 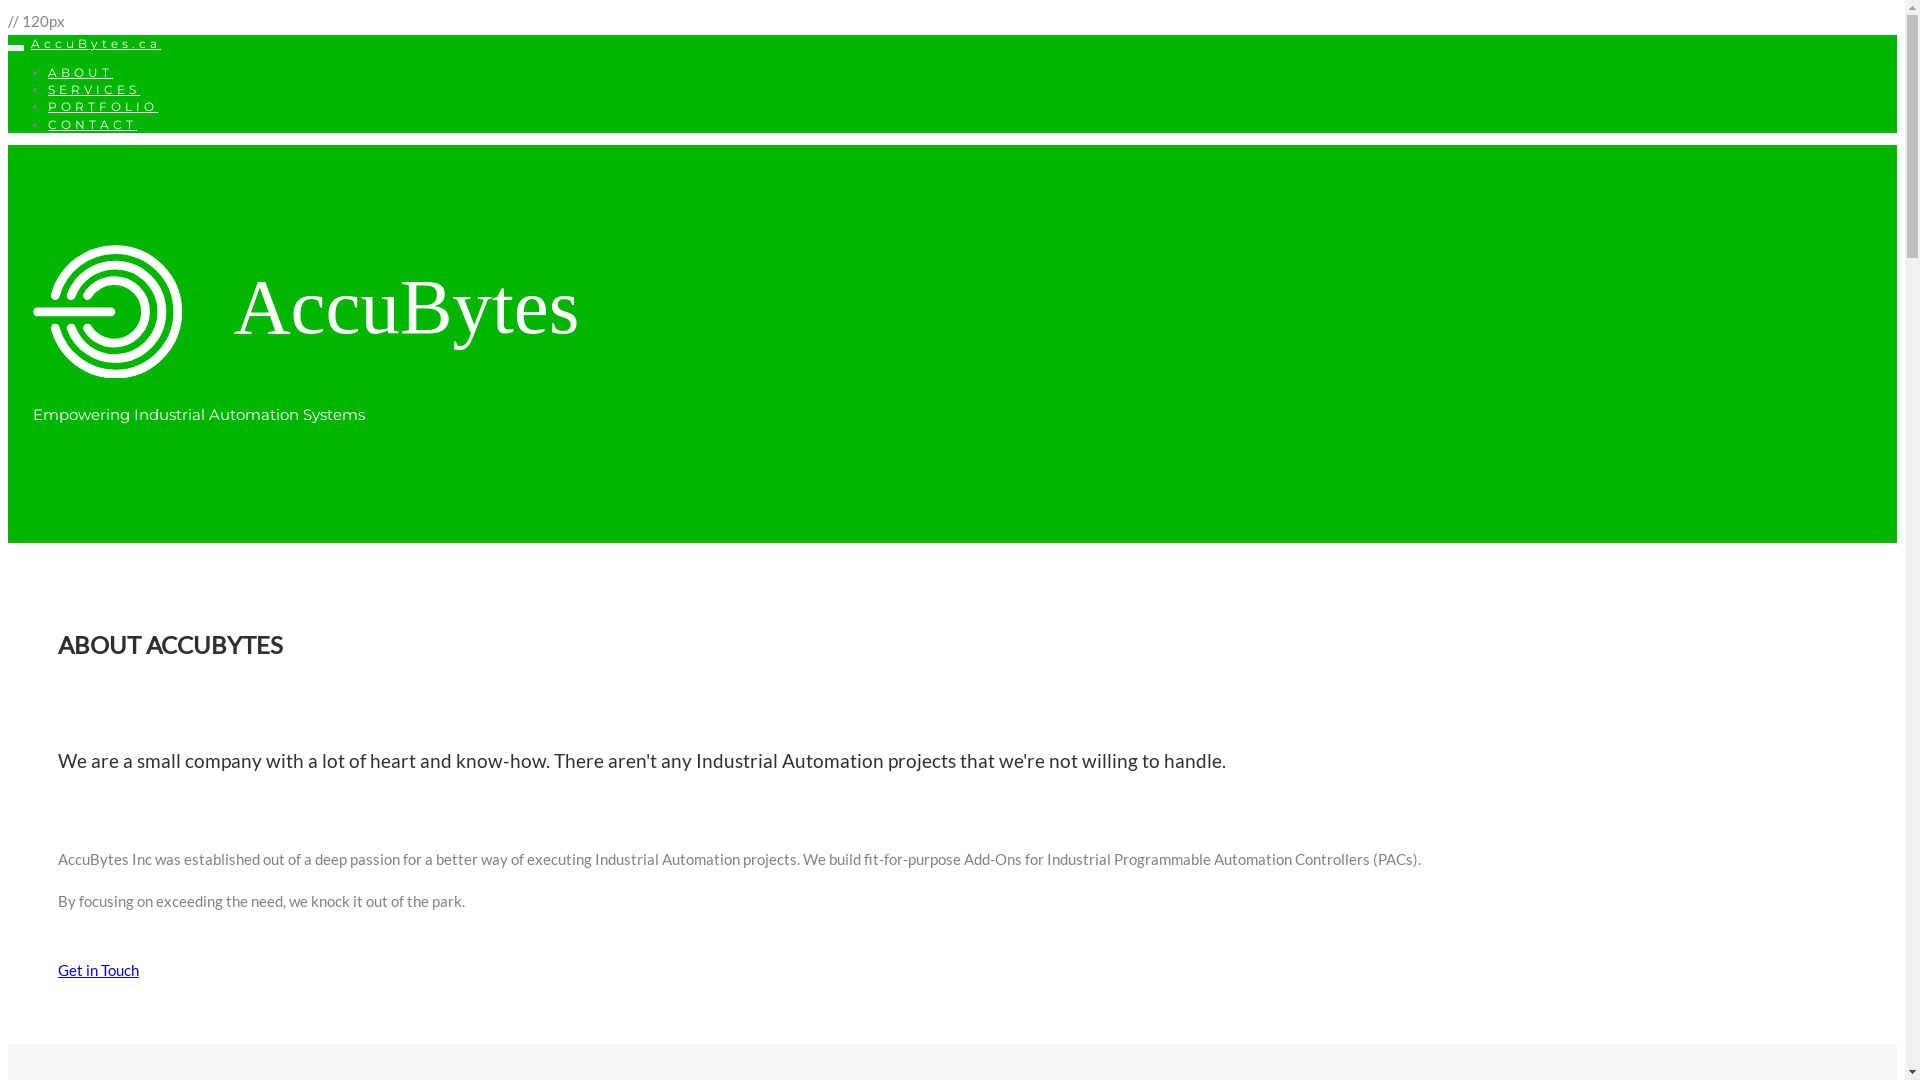 I want to click on 'SERVICES', so click(x=93, y=88).